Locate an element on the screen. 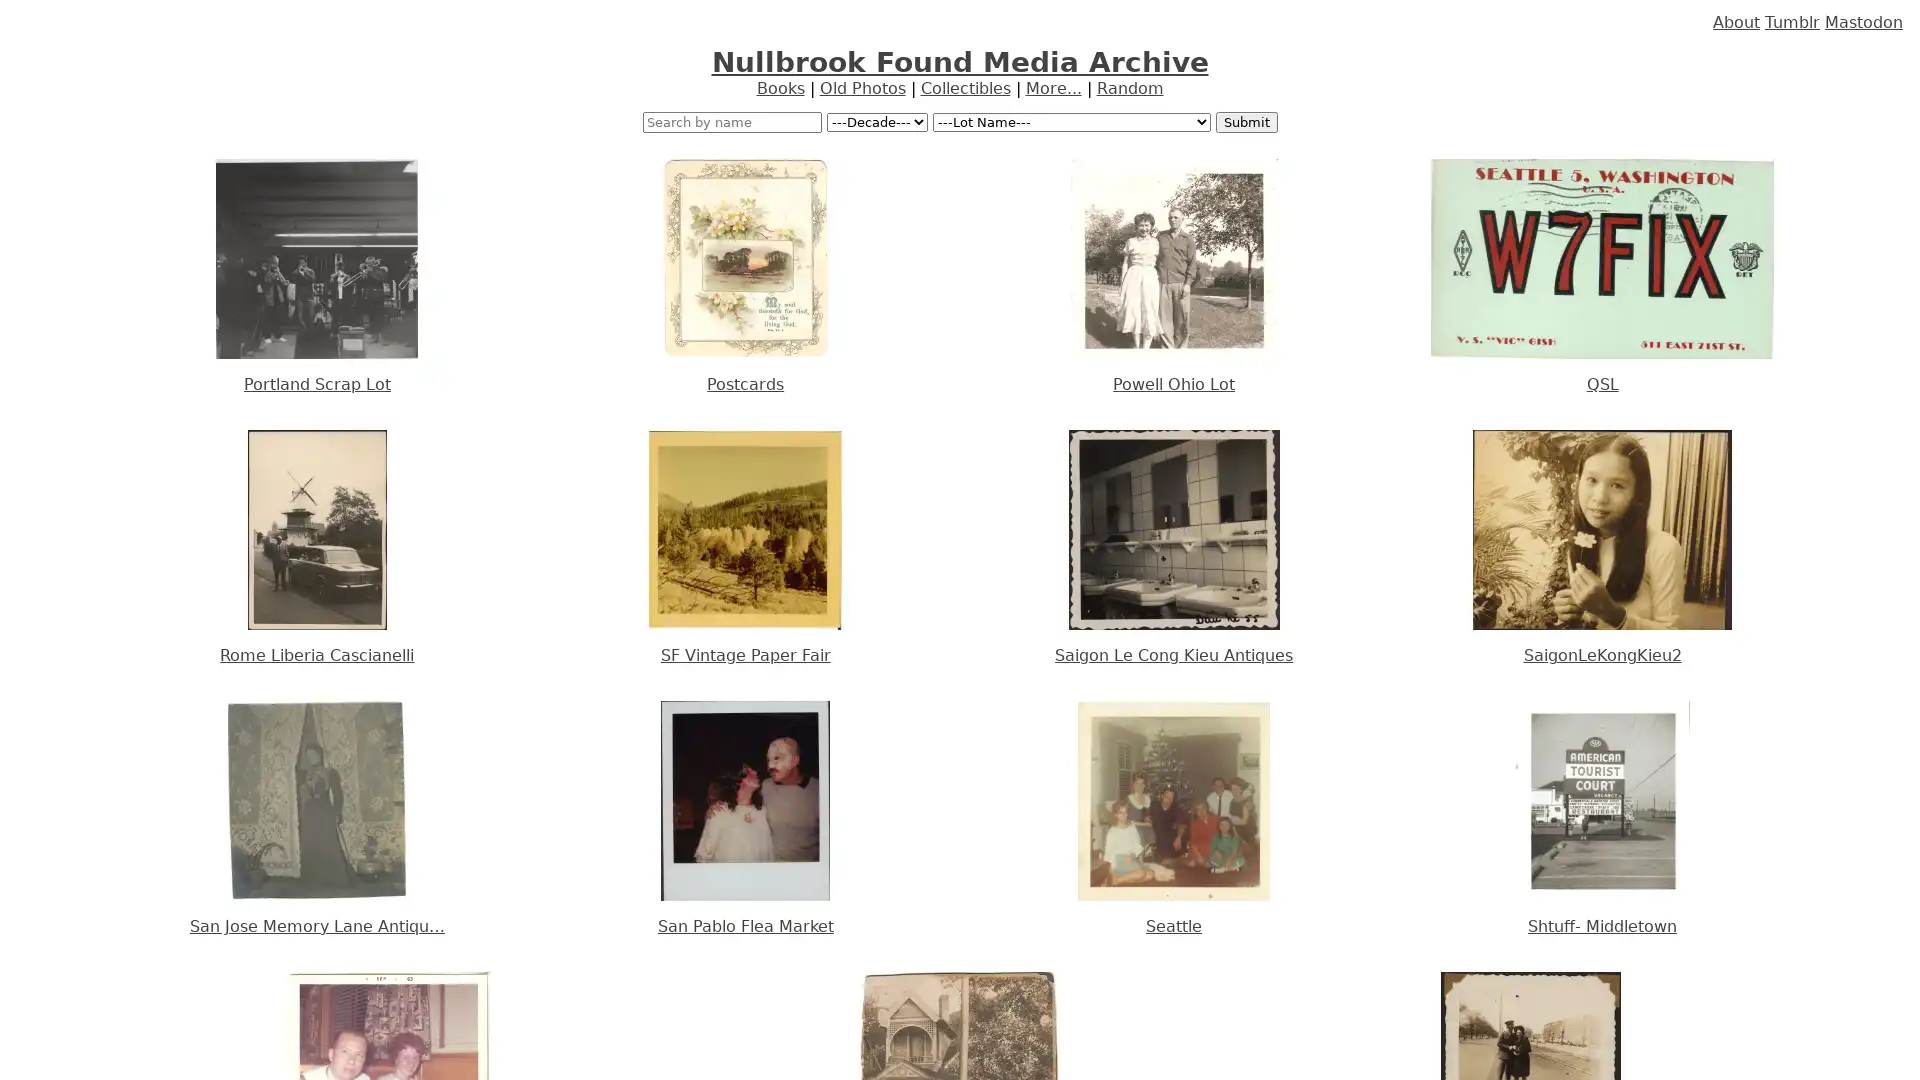 The image size is (1920, 1080). Submit is located at coordinates (1245, 122).